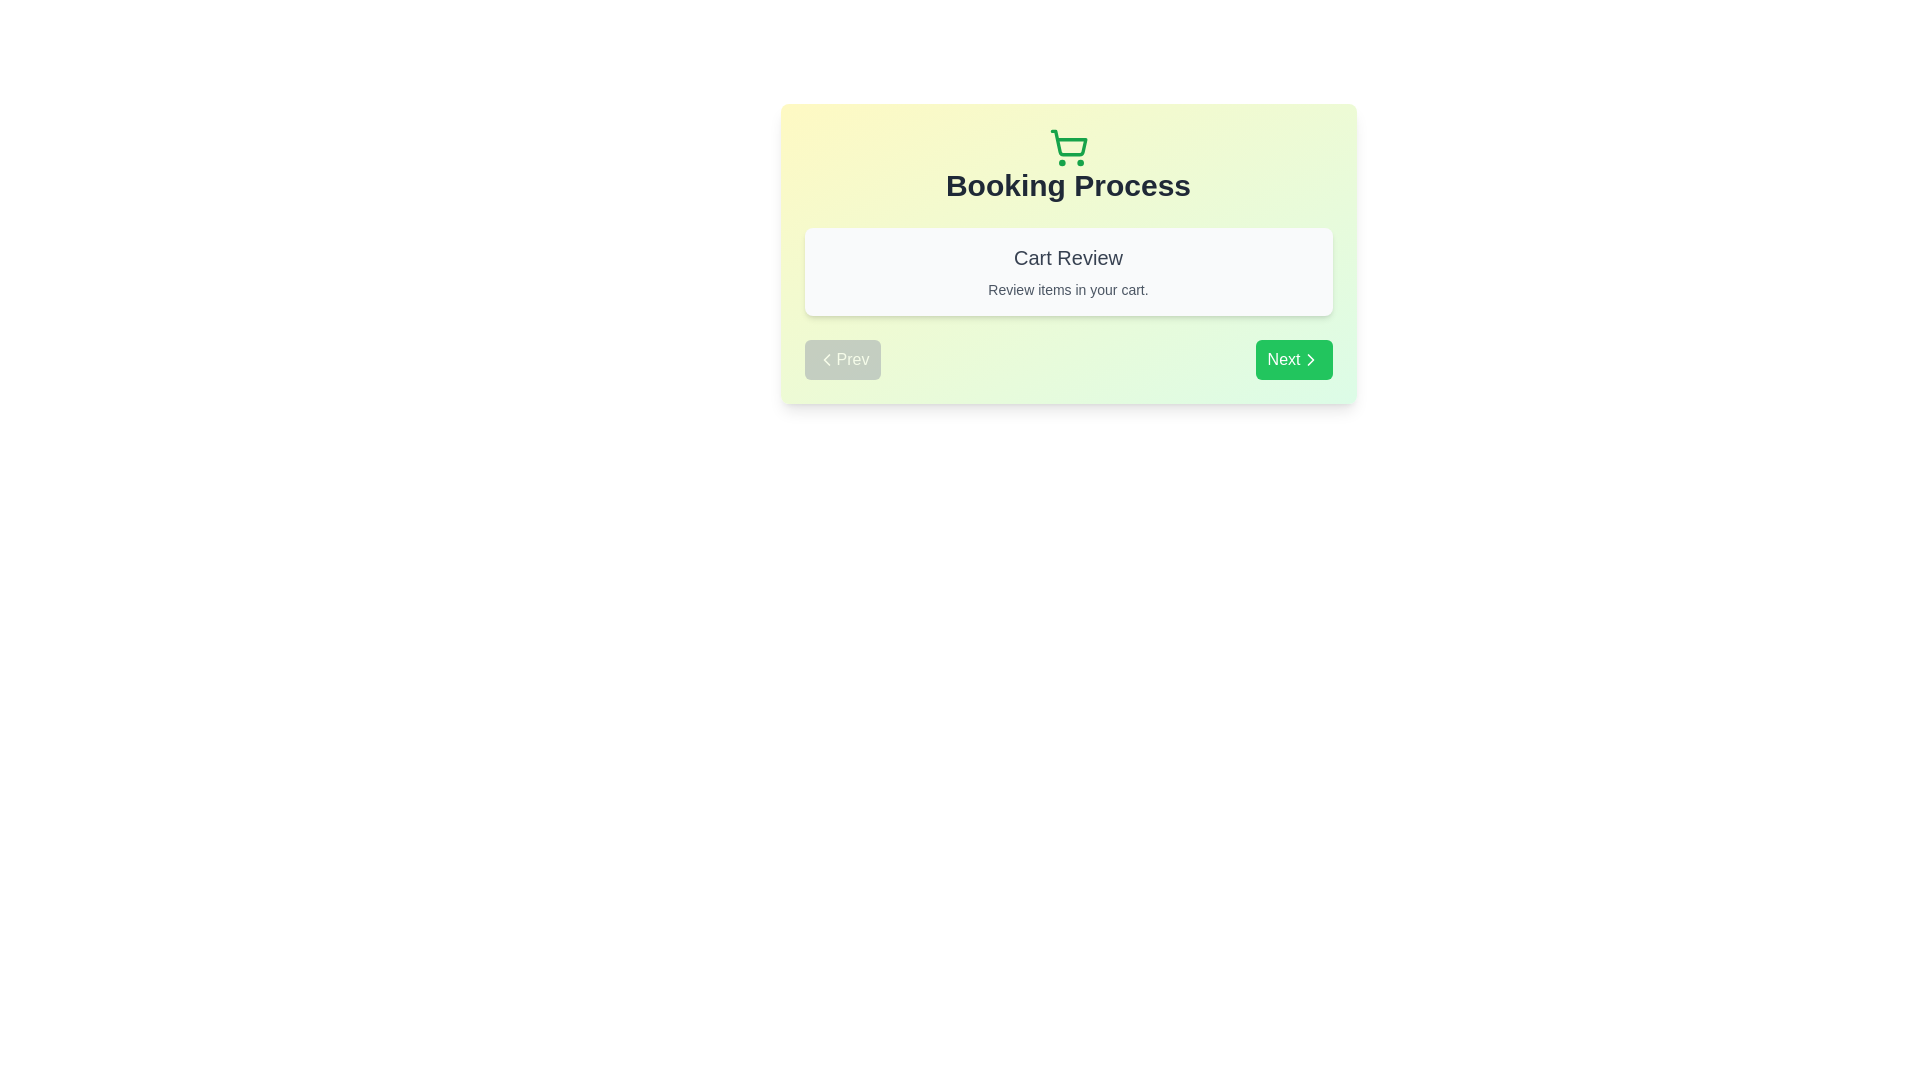 The height and width of the screenshot is (1080, 1920). I want to click on the rightward pointing chevron icon within the SVG that symbolizes progressing forward, located under the 'Next' button in the bottom right region of the interface, so click(1310, 358).